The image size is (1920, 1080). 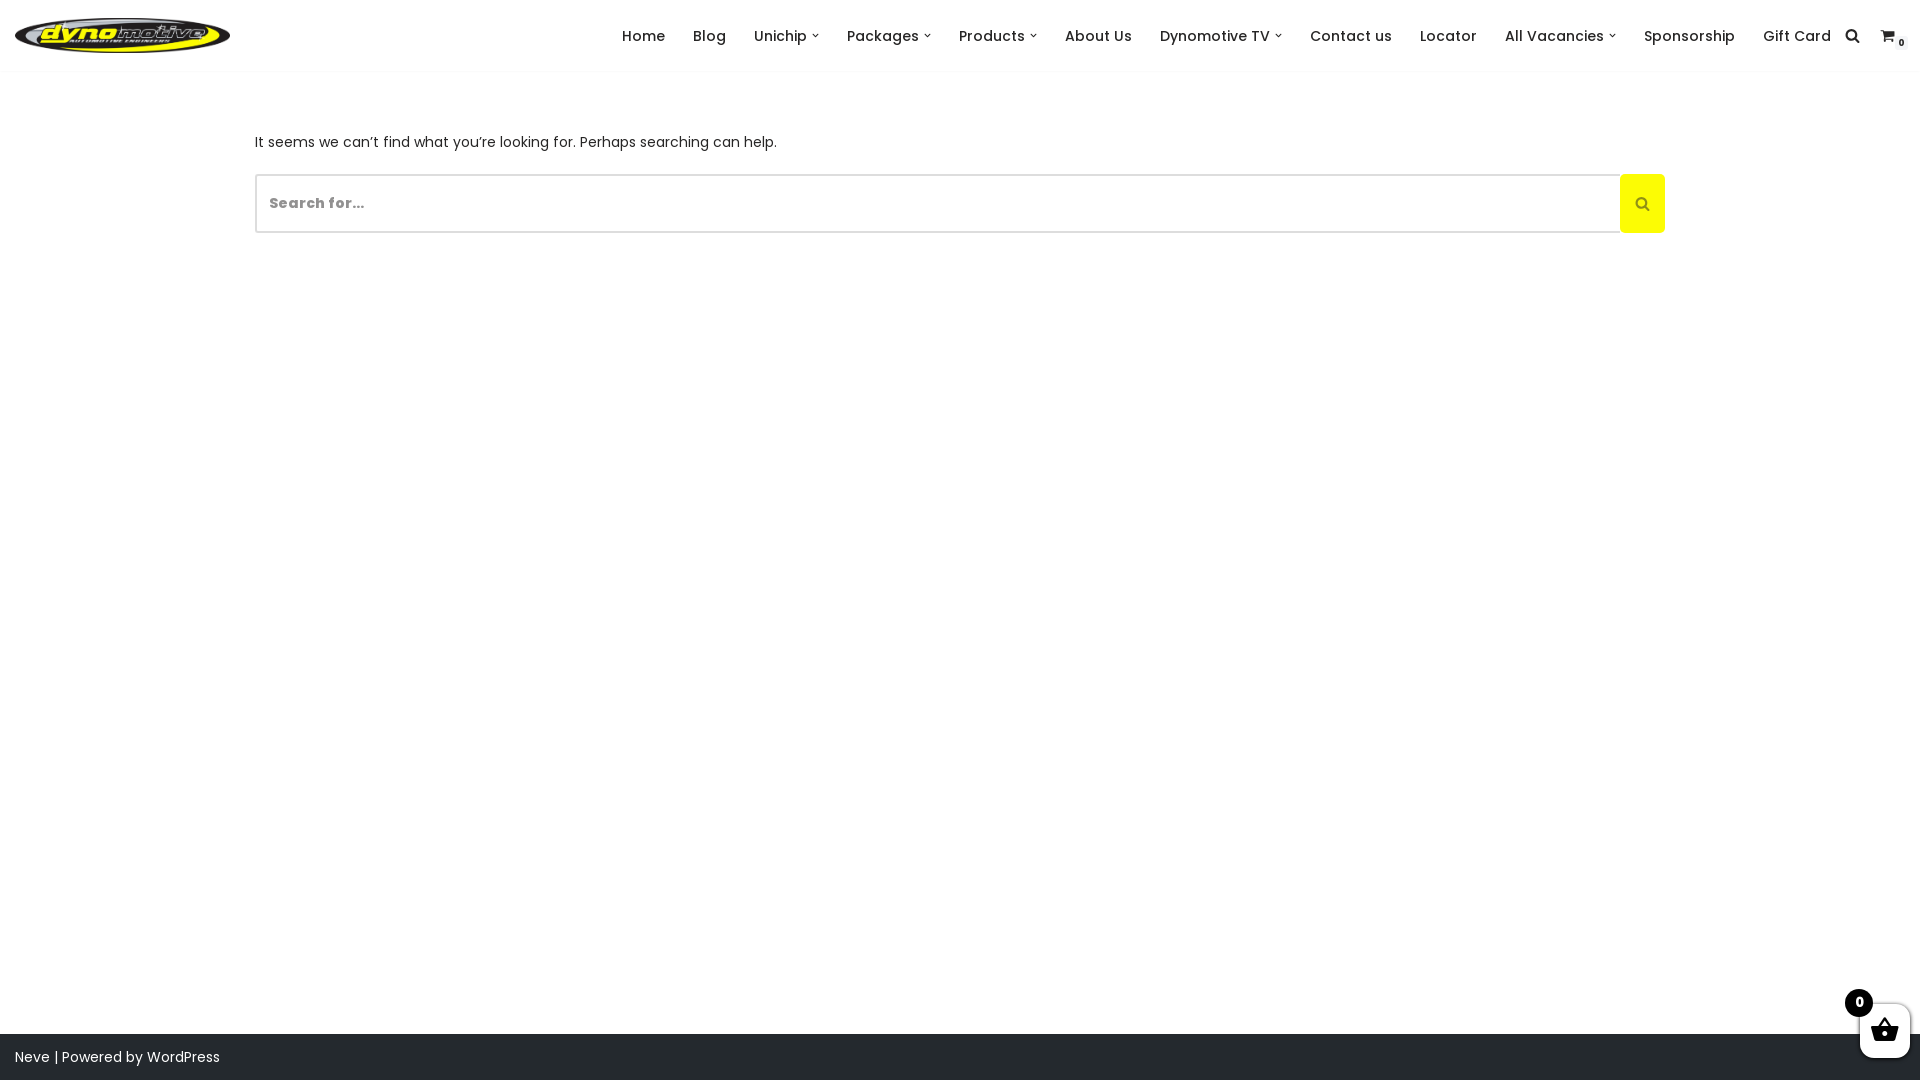 What do you see at coordinates (992, 35) in the screenshot?
I see `'Products'` at bounding box center [992, 35].